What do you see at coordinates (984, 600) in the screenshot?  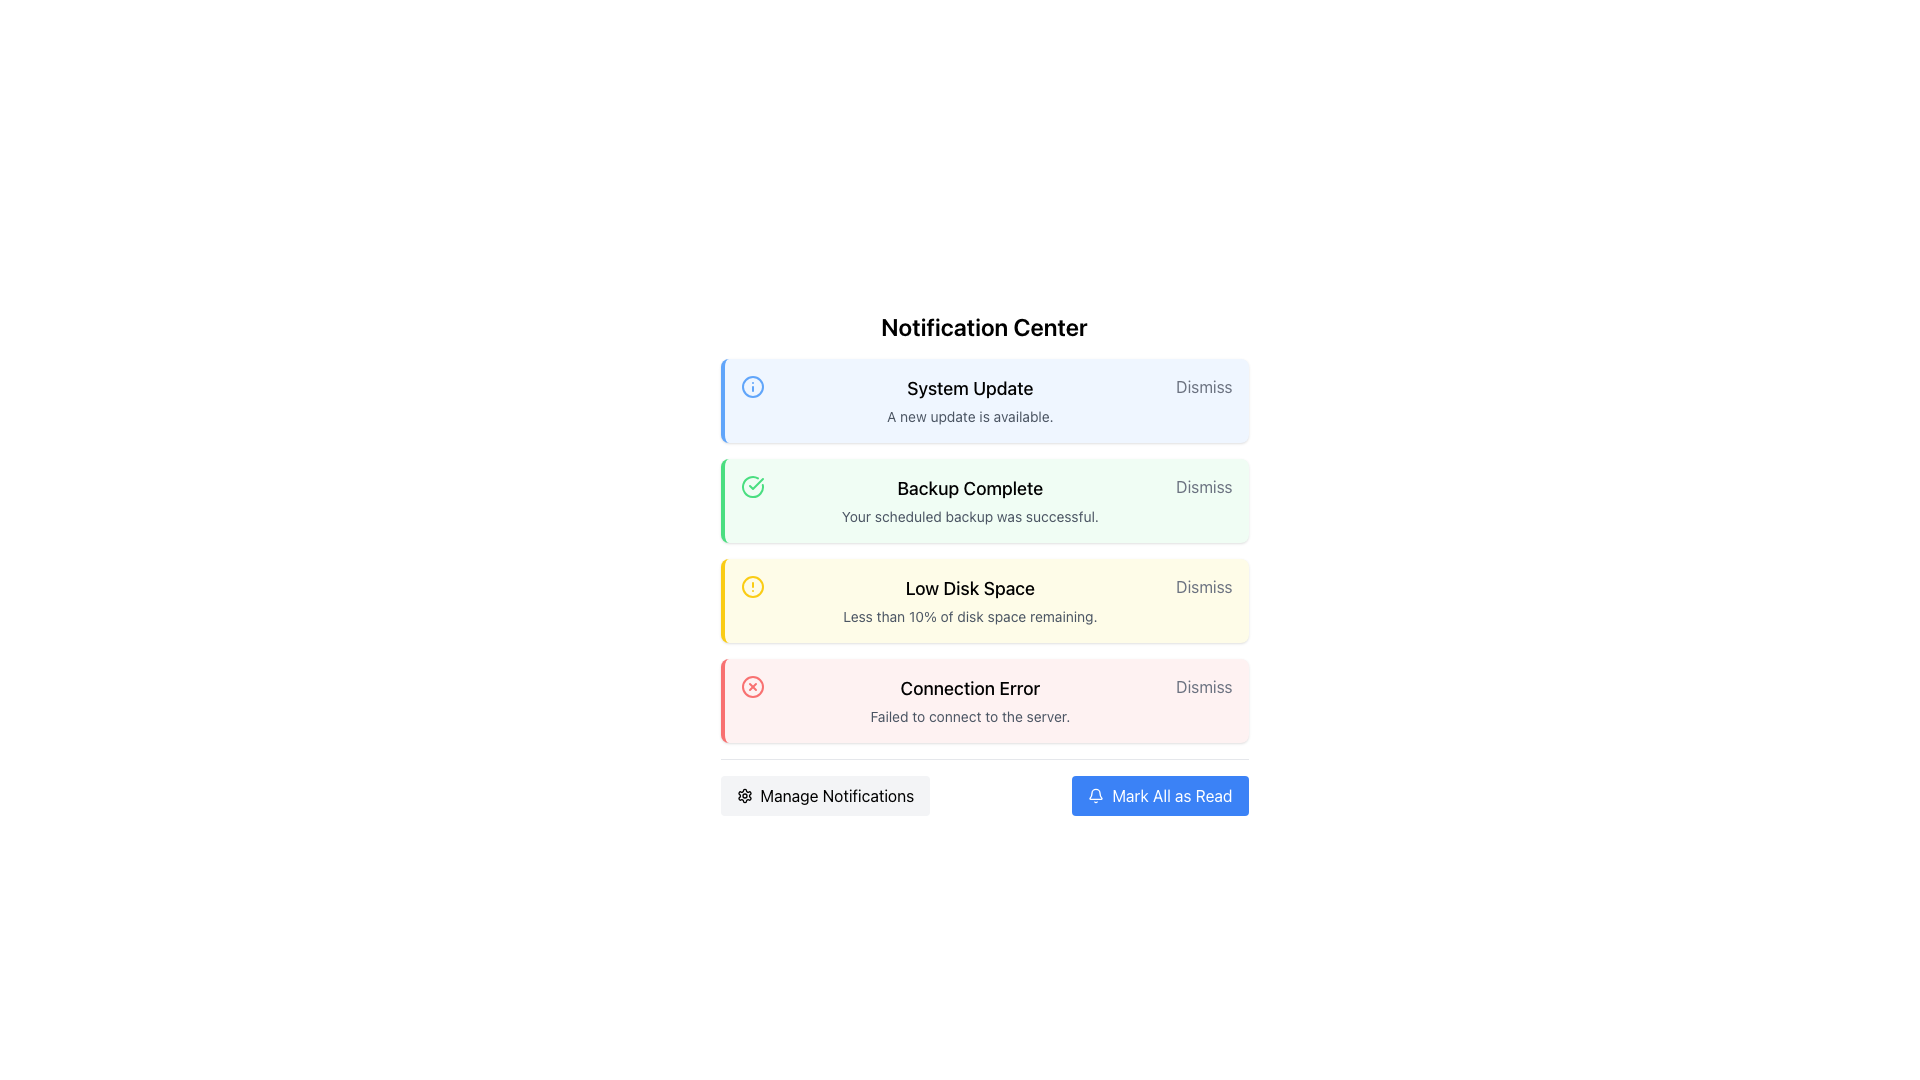 I see `message displayed in the notification box titled 'Low Disk Space', which indicates that less than 10% of disk space is remaining` at bounding box center [984, 600].